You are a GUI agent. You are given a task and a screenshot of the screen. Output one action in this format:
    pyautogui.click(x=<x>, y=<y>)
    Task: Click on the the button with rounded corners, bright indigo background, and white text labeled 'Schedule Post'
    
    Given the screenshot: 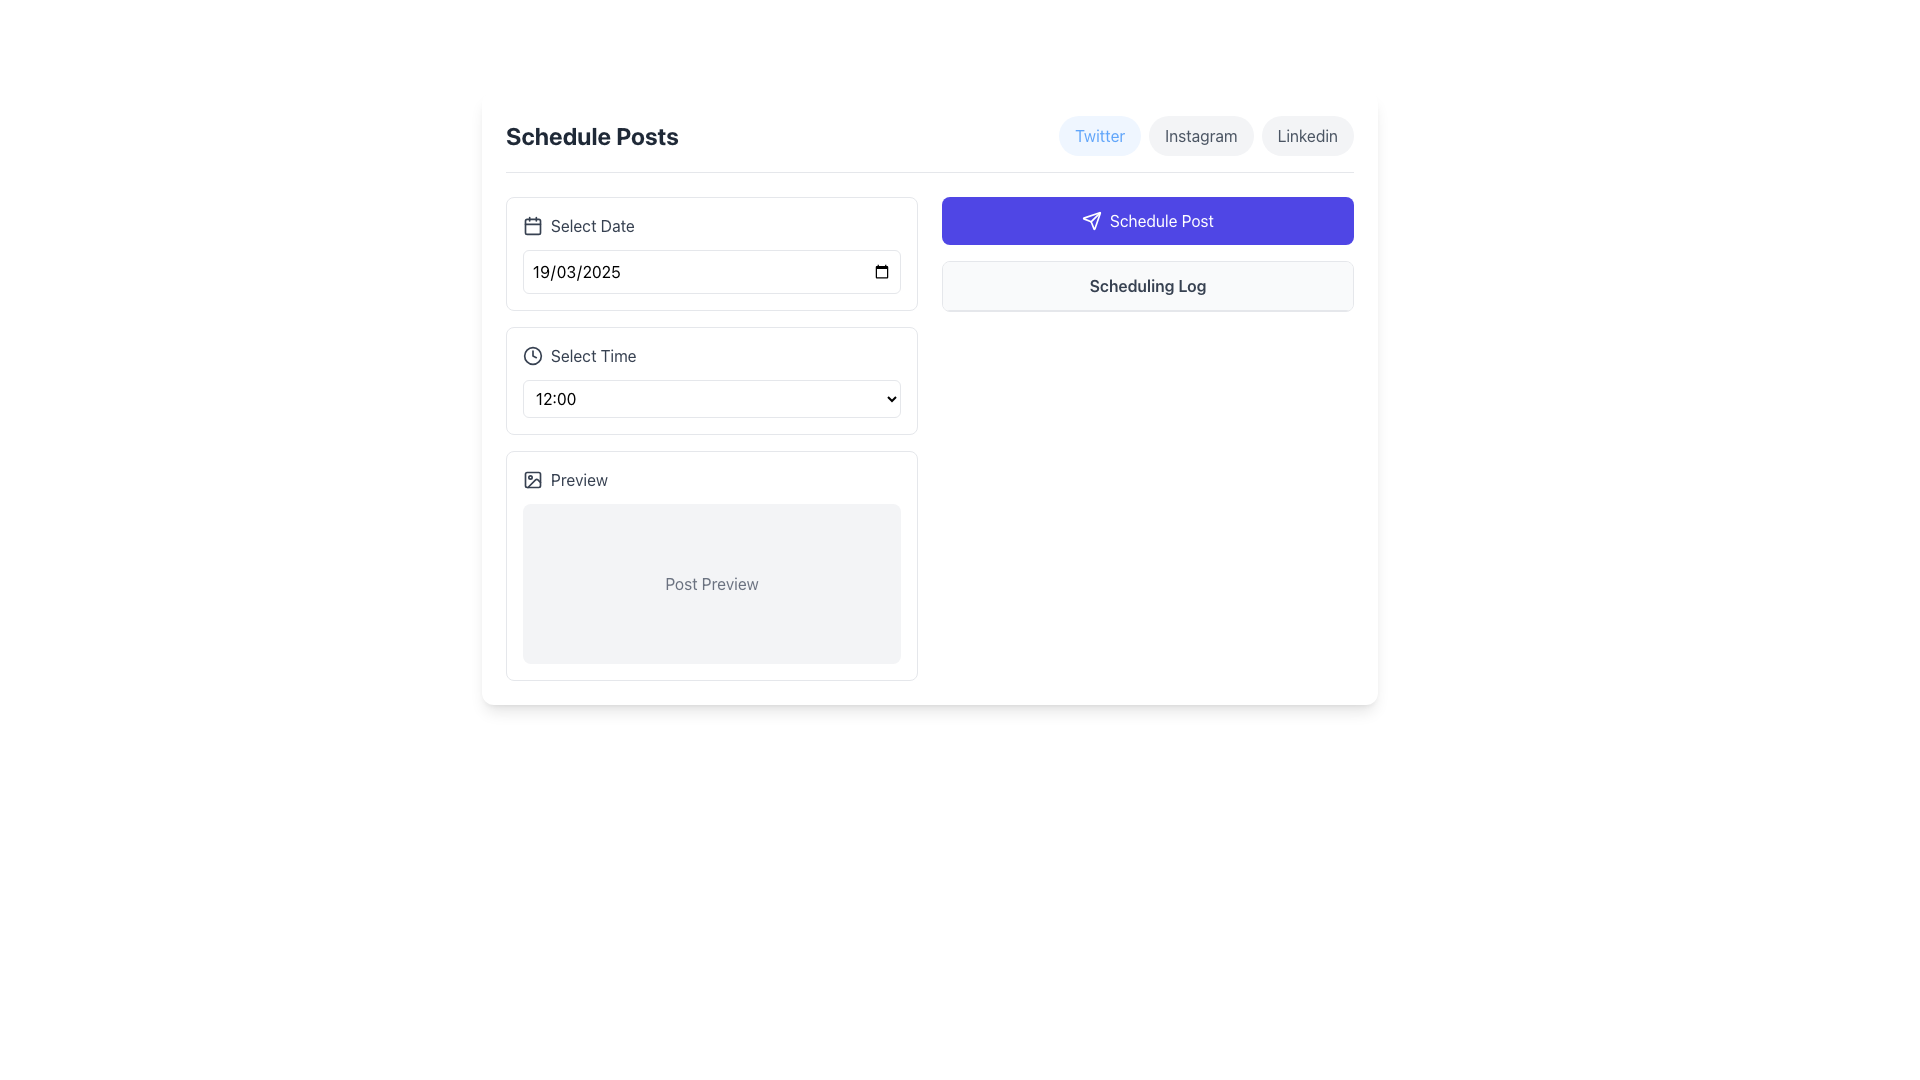 What is the action you would take?
    pyautogui.click(x=1147, y=220)
    